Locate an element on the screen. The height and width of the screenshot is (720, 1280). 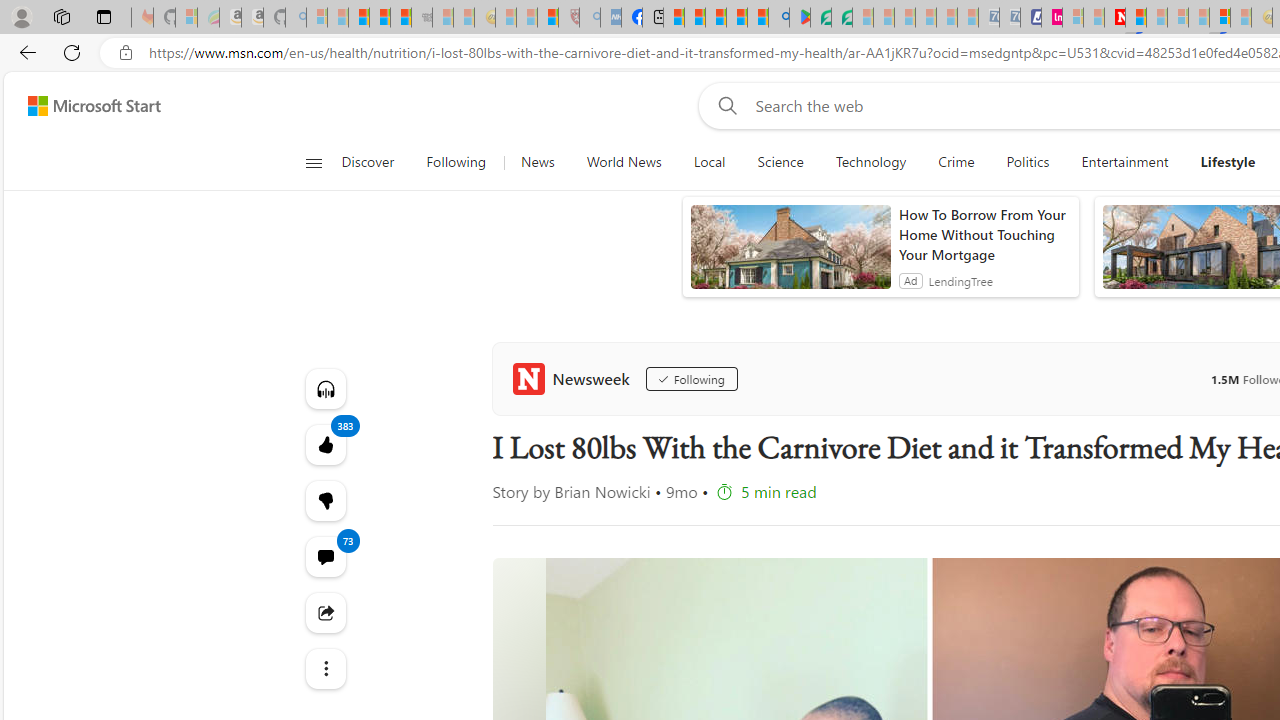
'Technology' is located at coordinates (871, 162).